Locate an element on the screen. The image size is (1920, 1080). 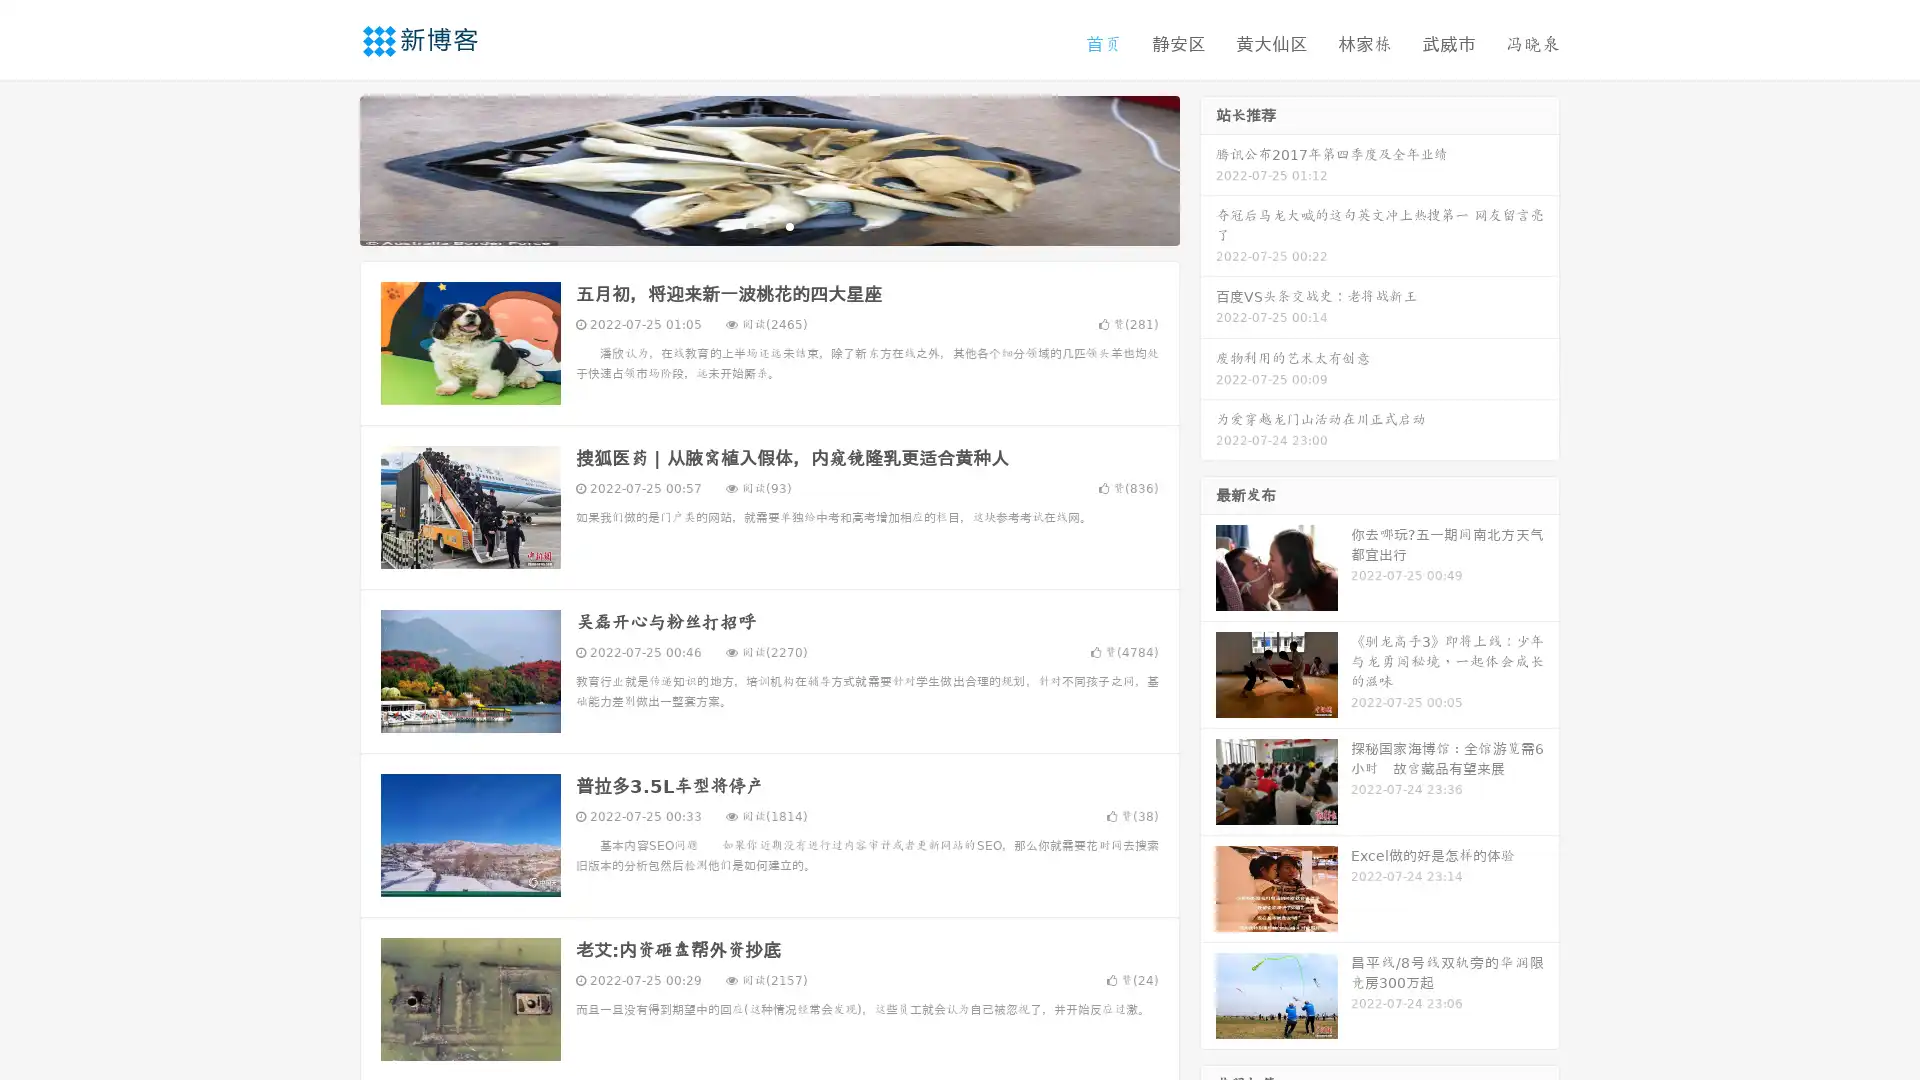
Next slide is located at coordinates (1208, 168).